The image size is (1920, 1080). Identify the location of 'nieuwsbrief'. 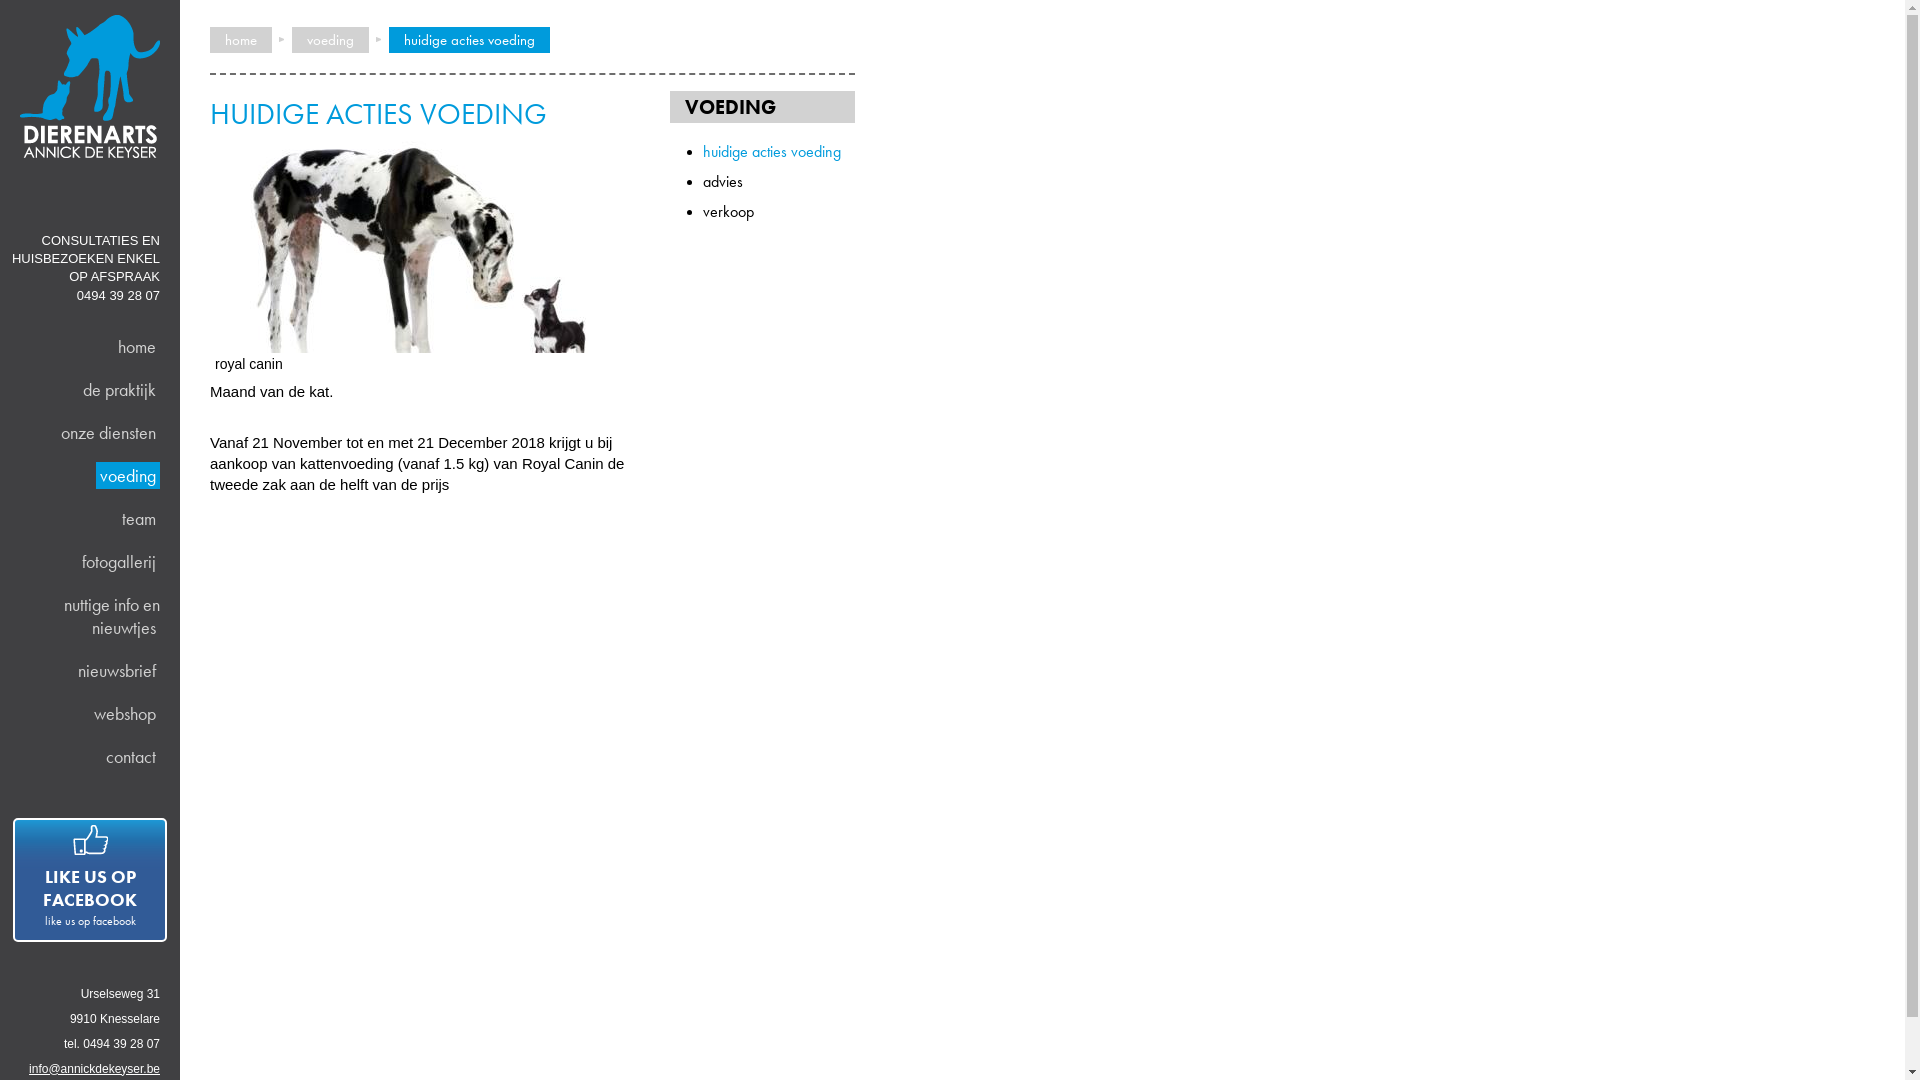
(73, 670).